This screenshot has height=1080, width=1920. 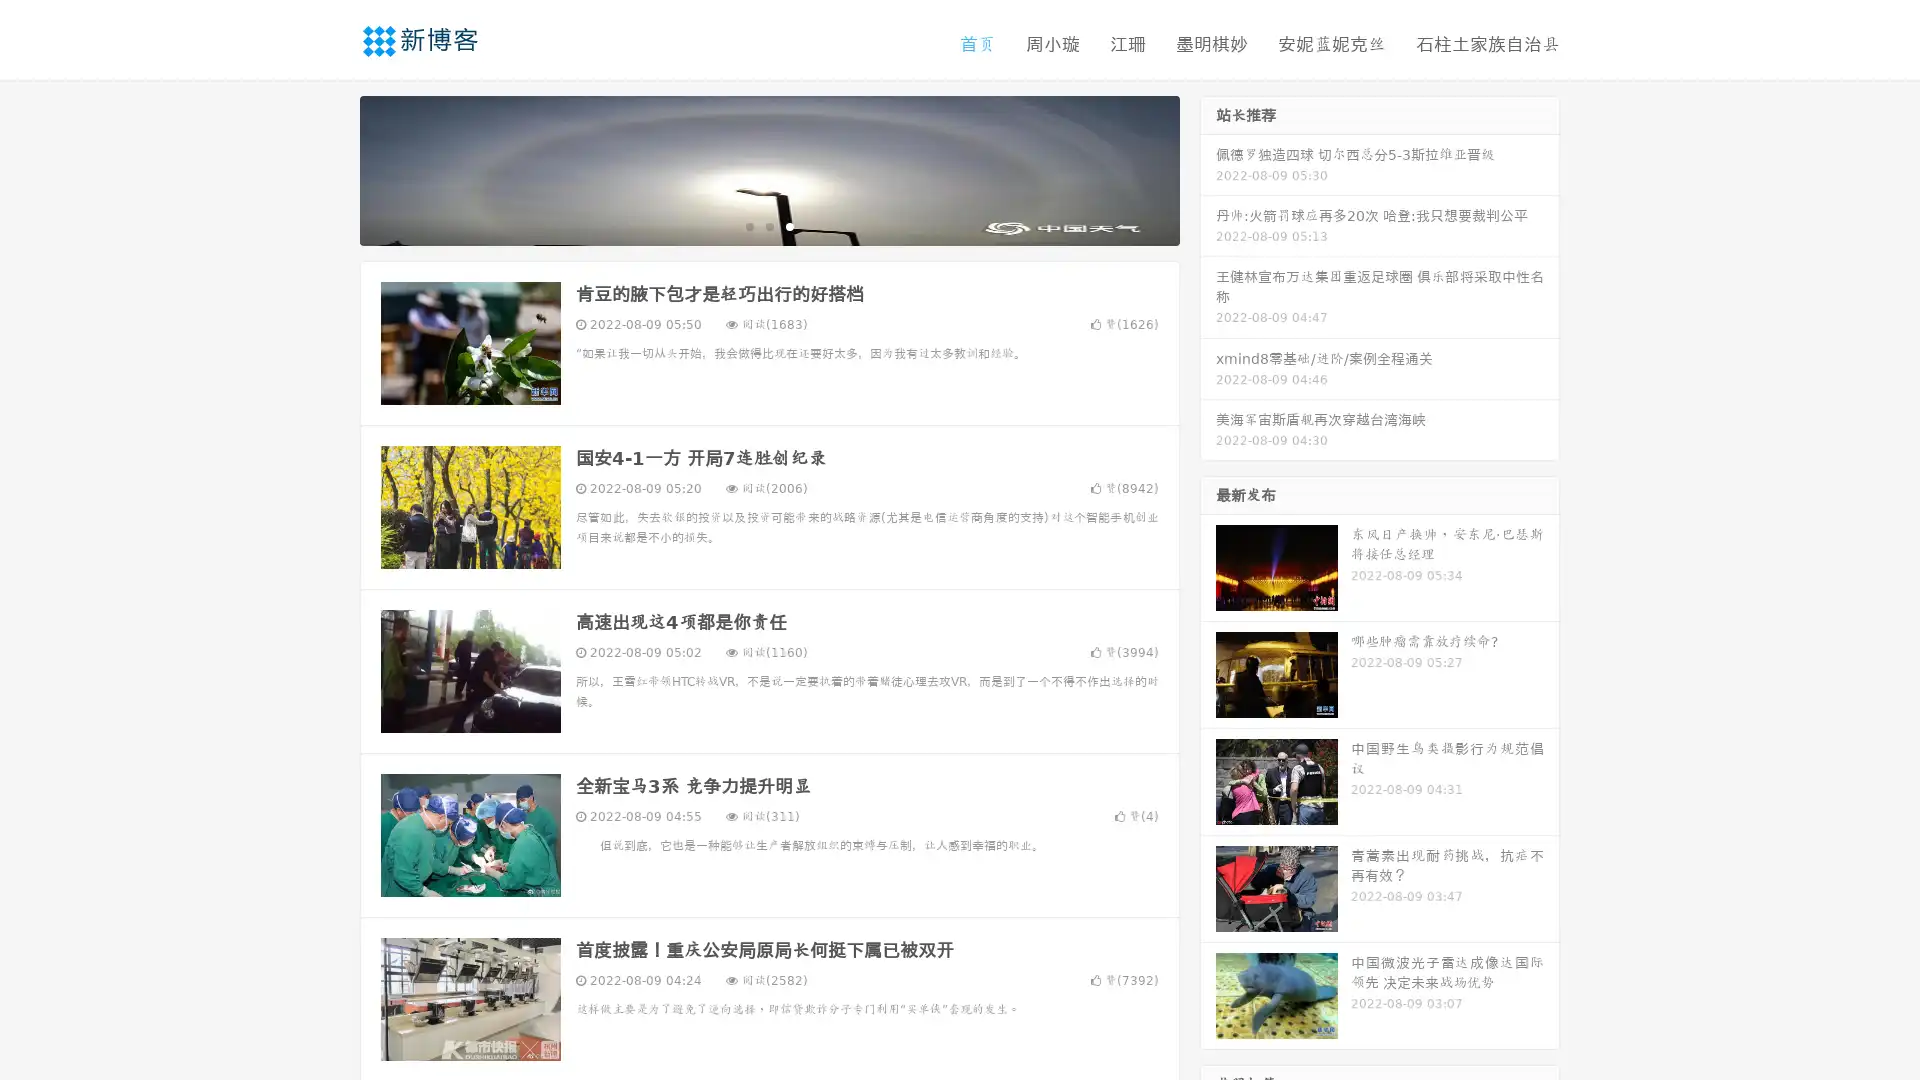 What do you see at coordinates (789, 225) in the screenshot?
I see `Go to slide 3` at bounding box center [789, 225].